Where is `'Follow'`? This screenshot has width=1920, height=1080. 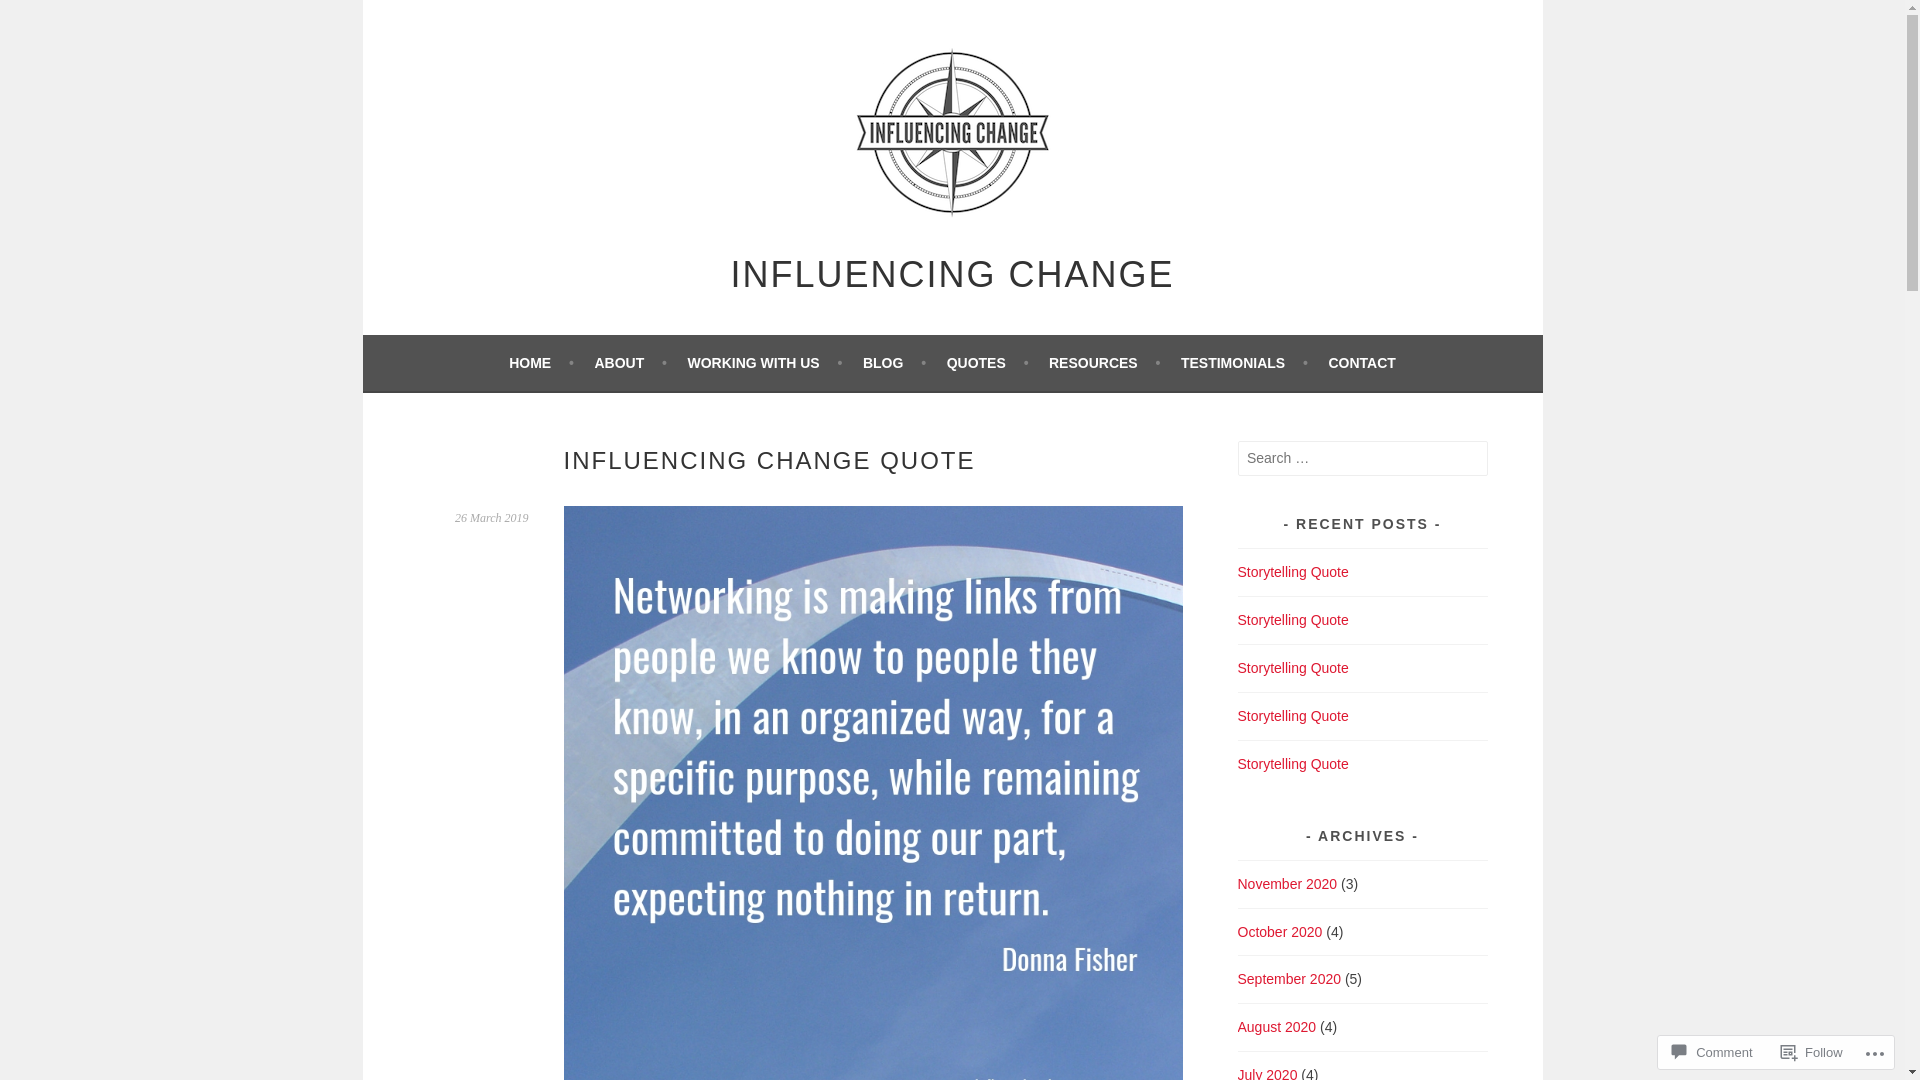 'Follow' is located at coordinates (1812, 1051).